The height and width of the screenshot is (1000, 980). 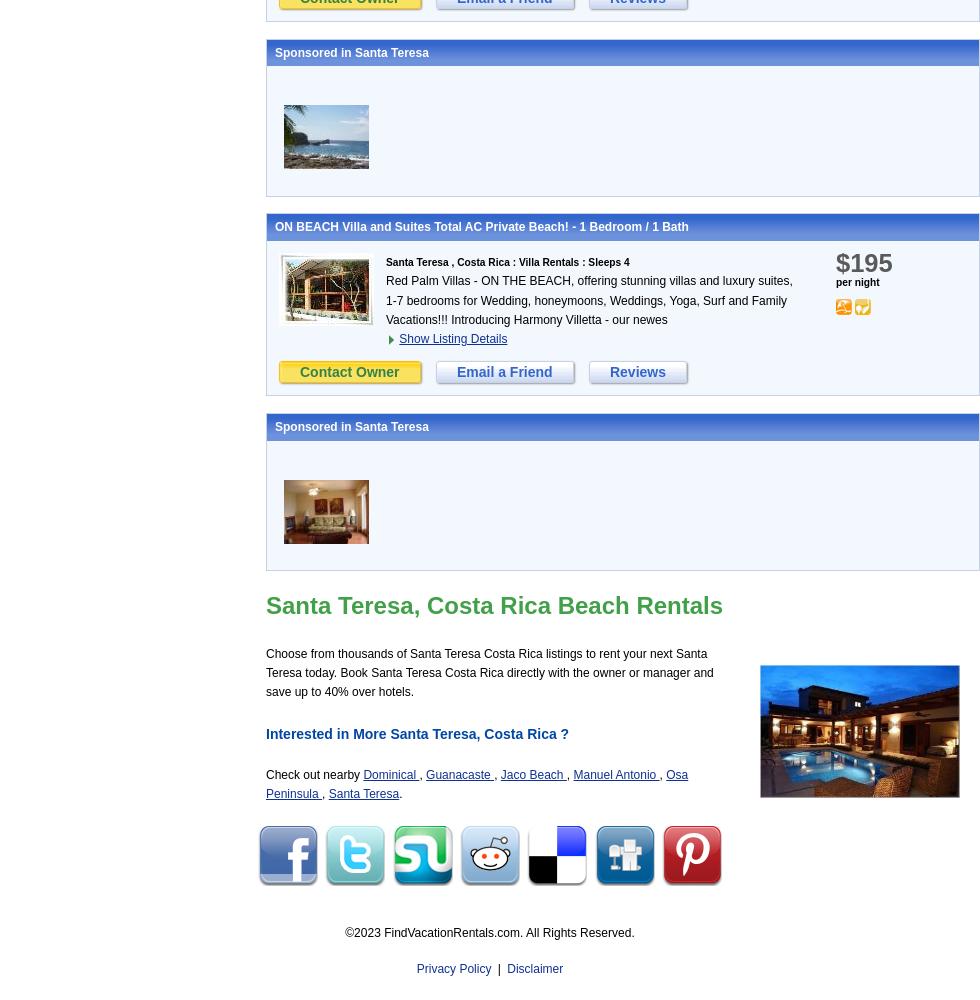 What do you see at coordinates (499, 967) in the screenshot?
I see `'|'` at bounding box center [499, 967].